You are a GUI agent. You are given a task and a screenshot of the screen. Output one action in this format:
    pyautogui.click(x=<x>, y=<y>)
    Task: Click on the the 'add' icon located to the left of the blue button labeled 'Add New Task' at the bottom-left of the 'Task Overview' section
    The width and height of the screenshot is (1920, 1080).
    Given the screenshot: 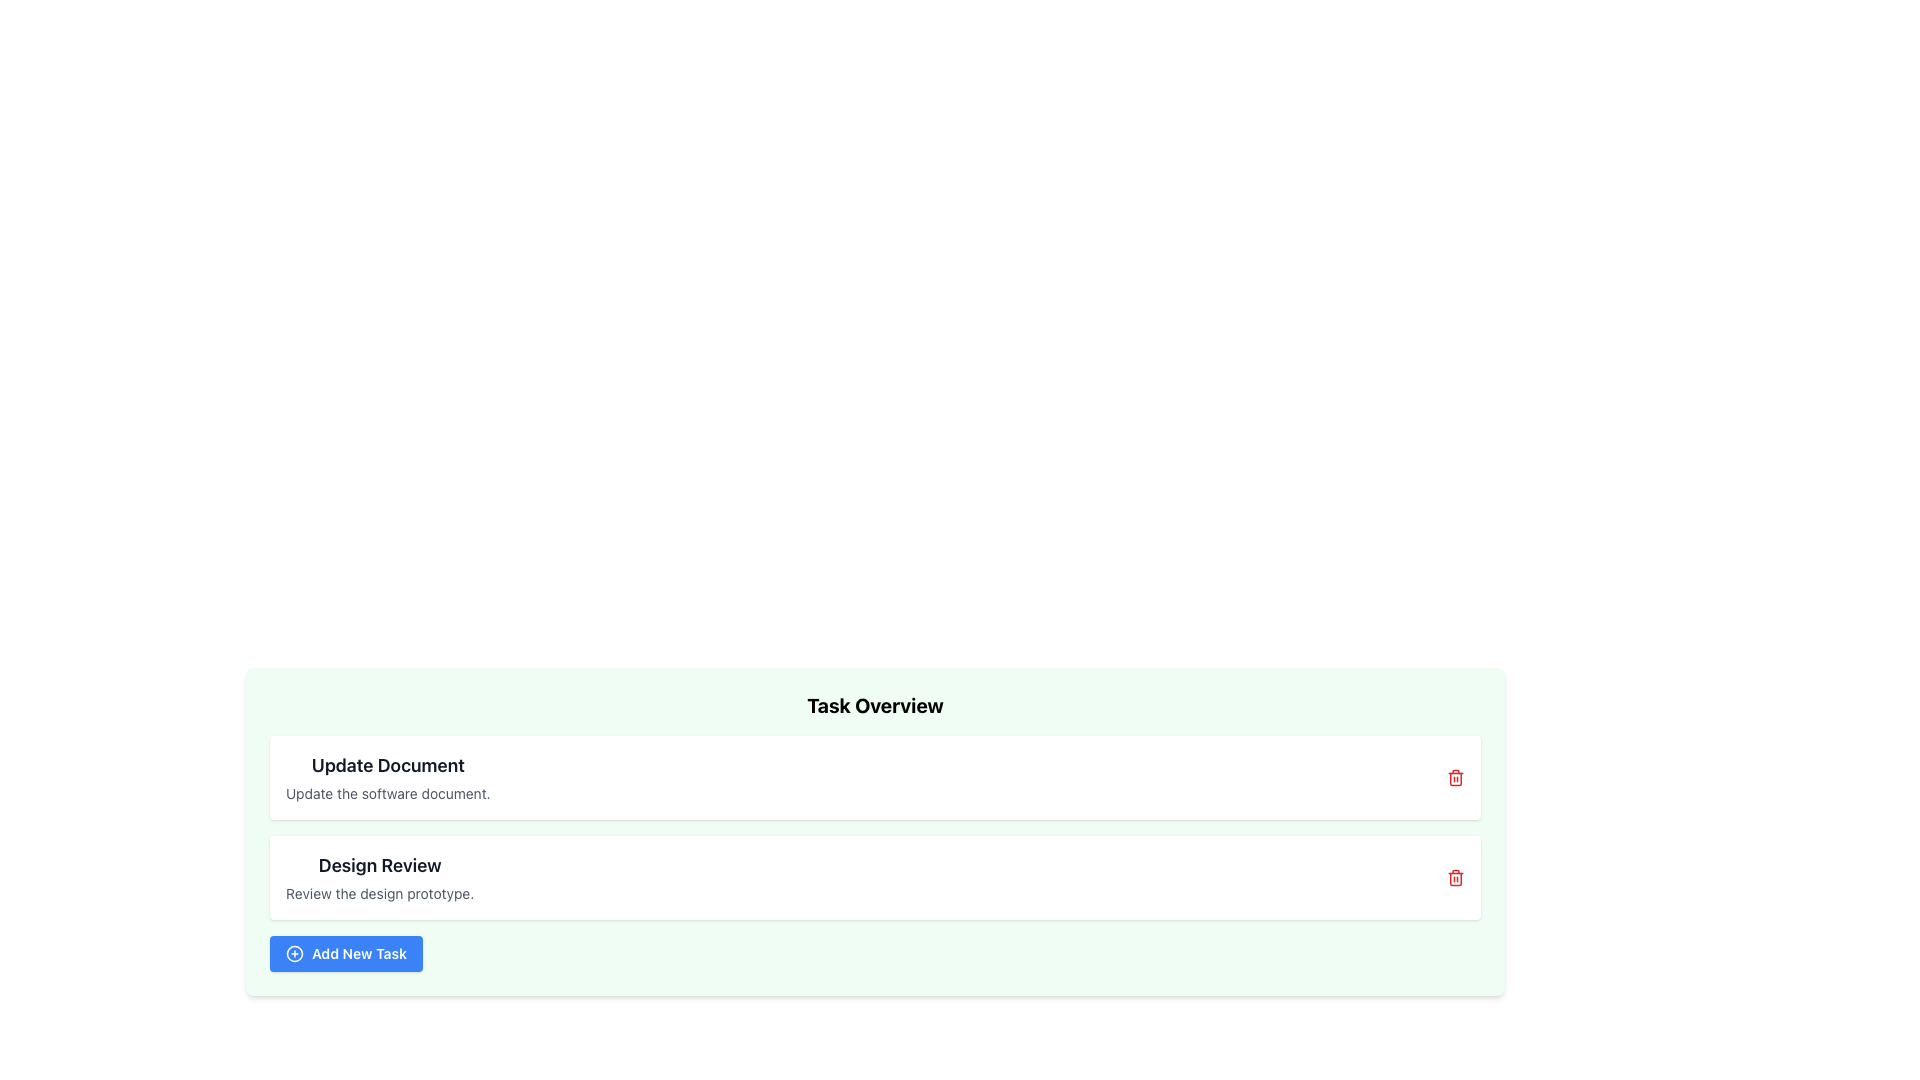 What is the action you would take?
    pyautogui.click(x=293, y=952)
    